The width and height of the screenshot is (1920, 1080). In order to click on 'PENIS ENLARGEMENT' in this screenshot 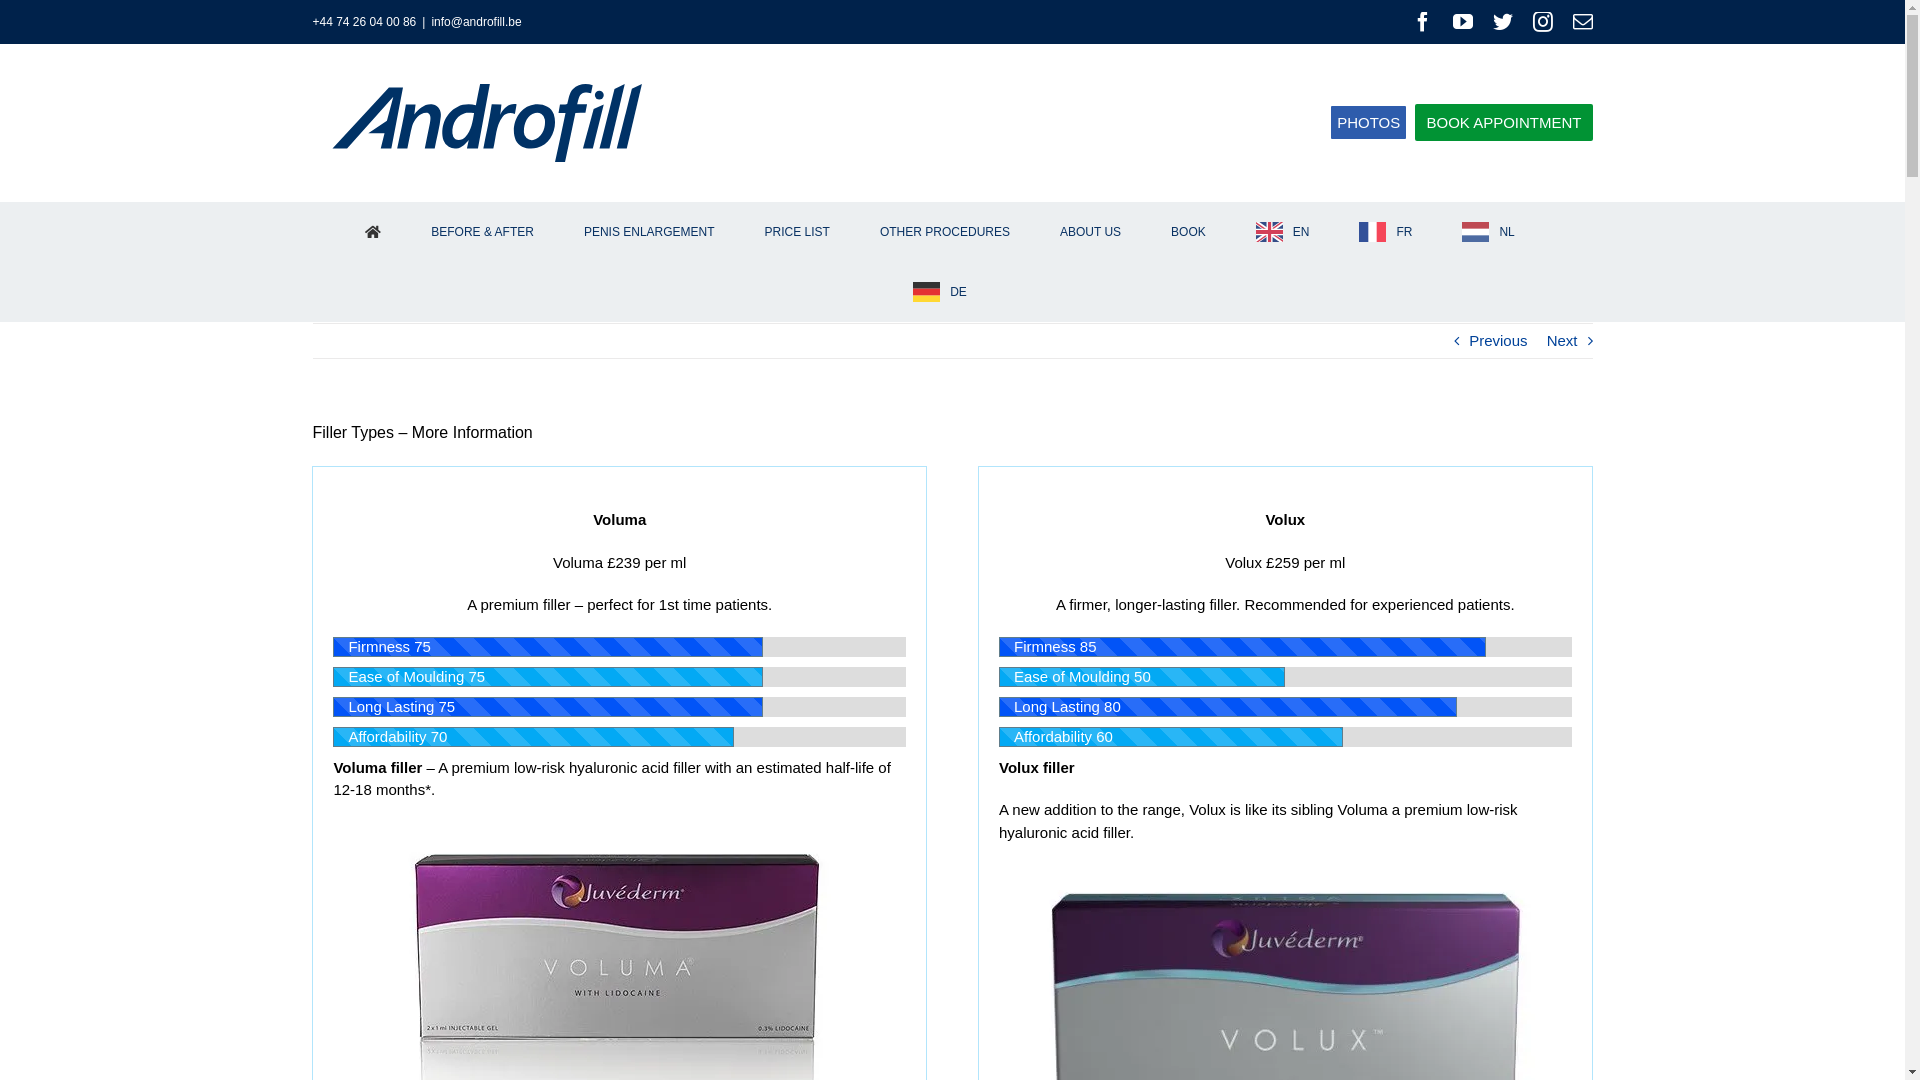, I will do `click(648, 230)`.